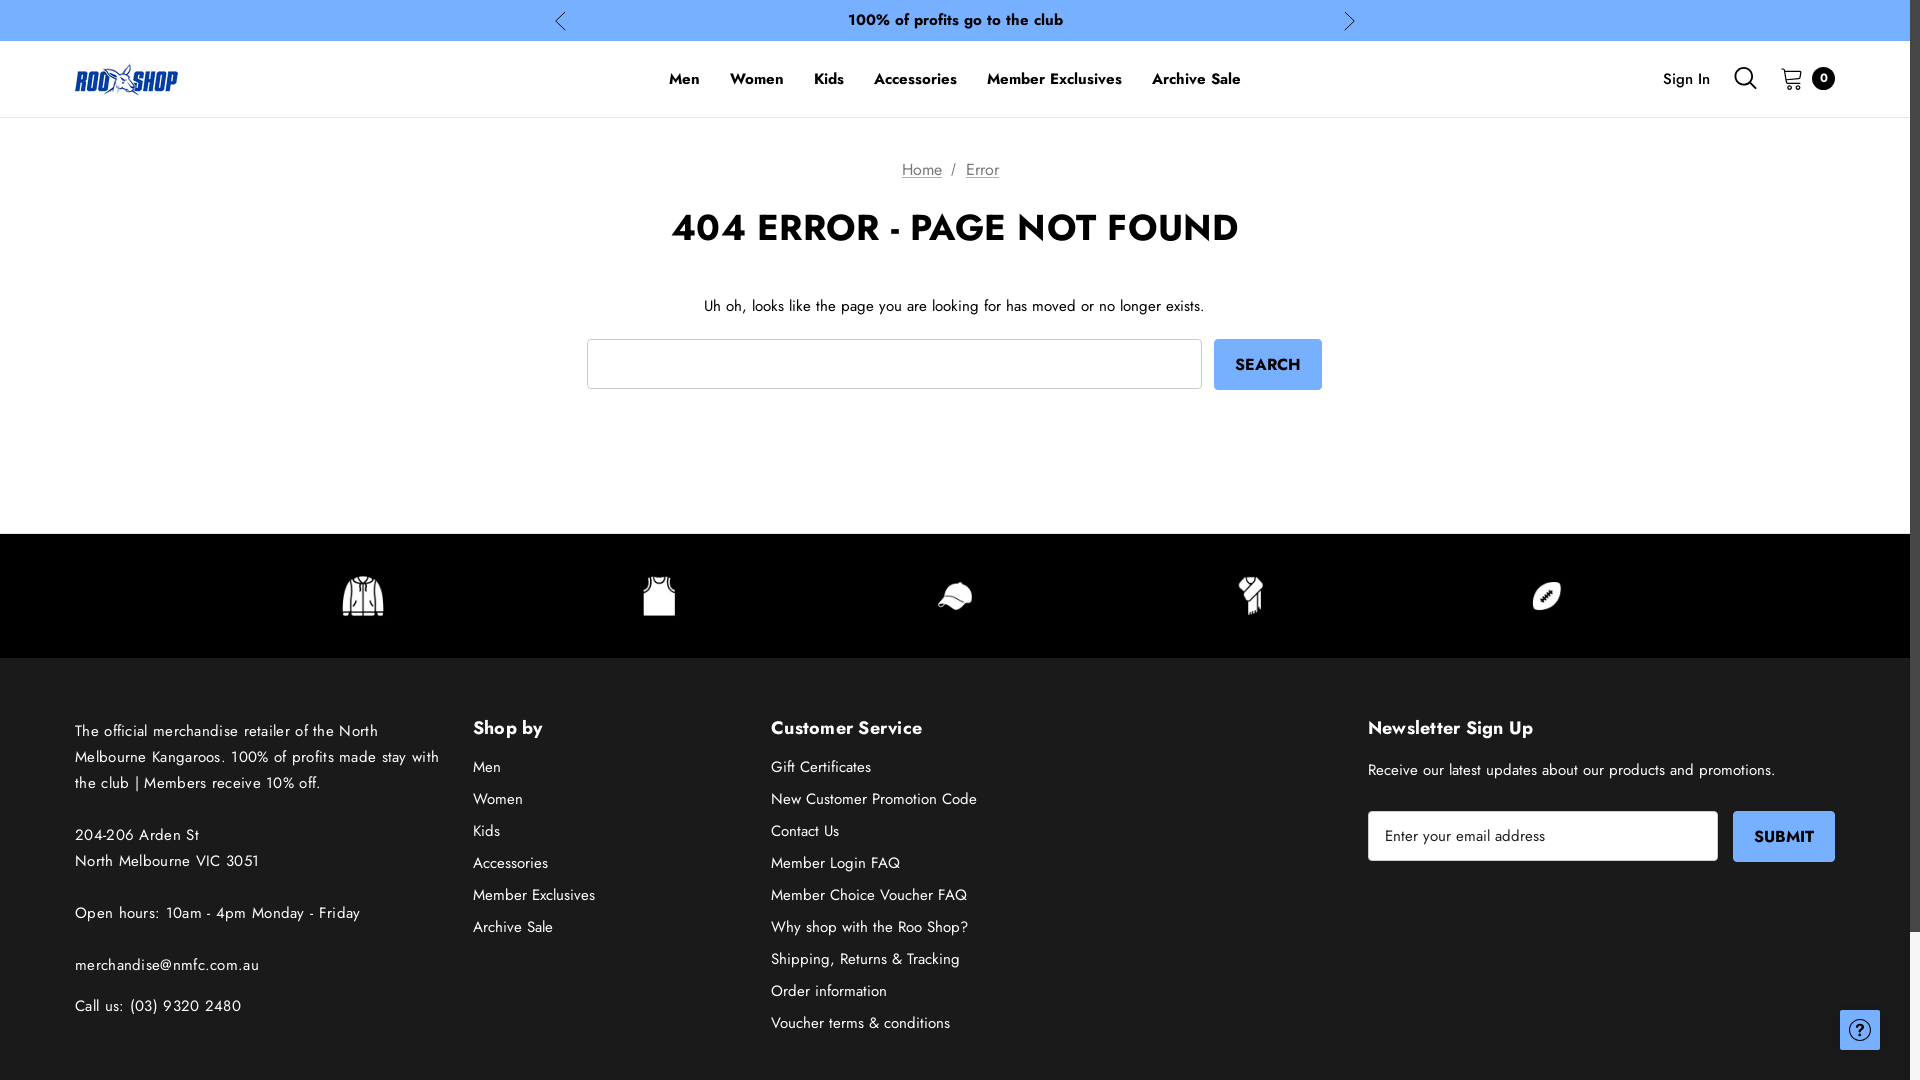 The image size is (1920, 1080). Describe the element at coordinates (560, 20) in the screenshot. I see `'Previous'` at that location.